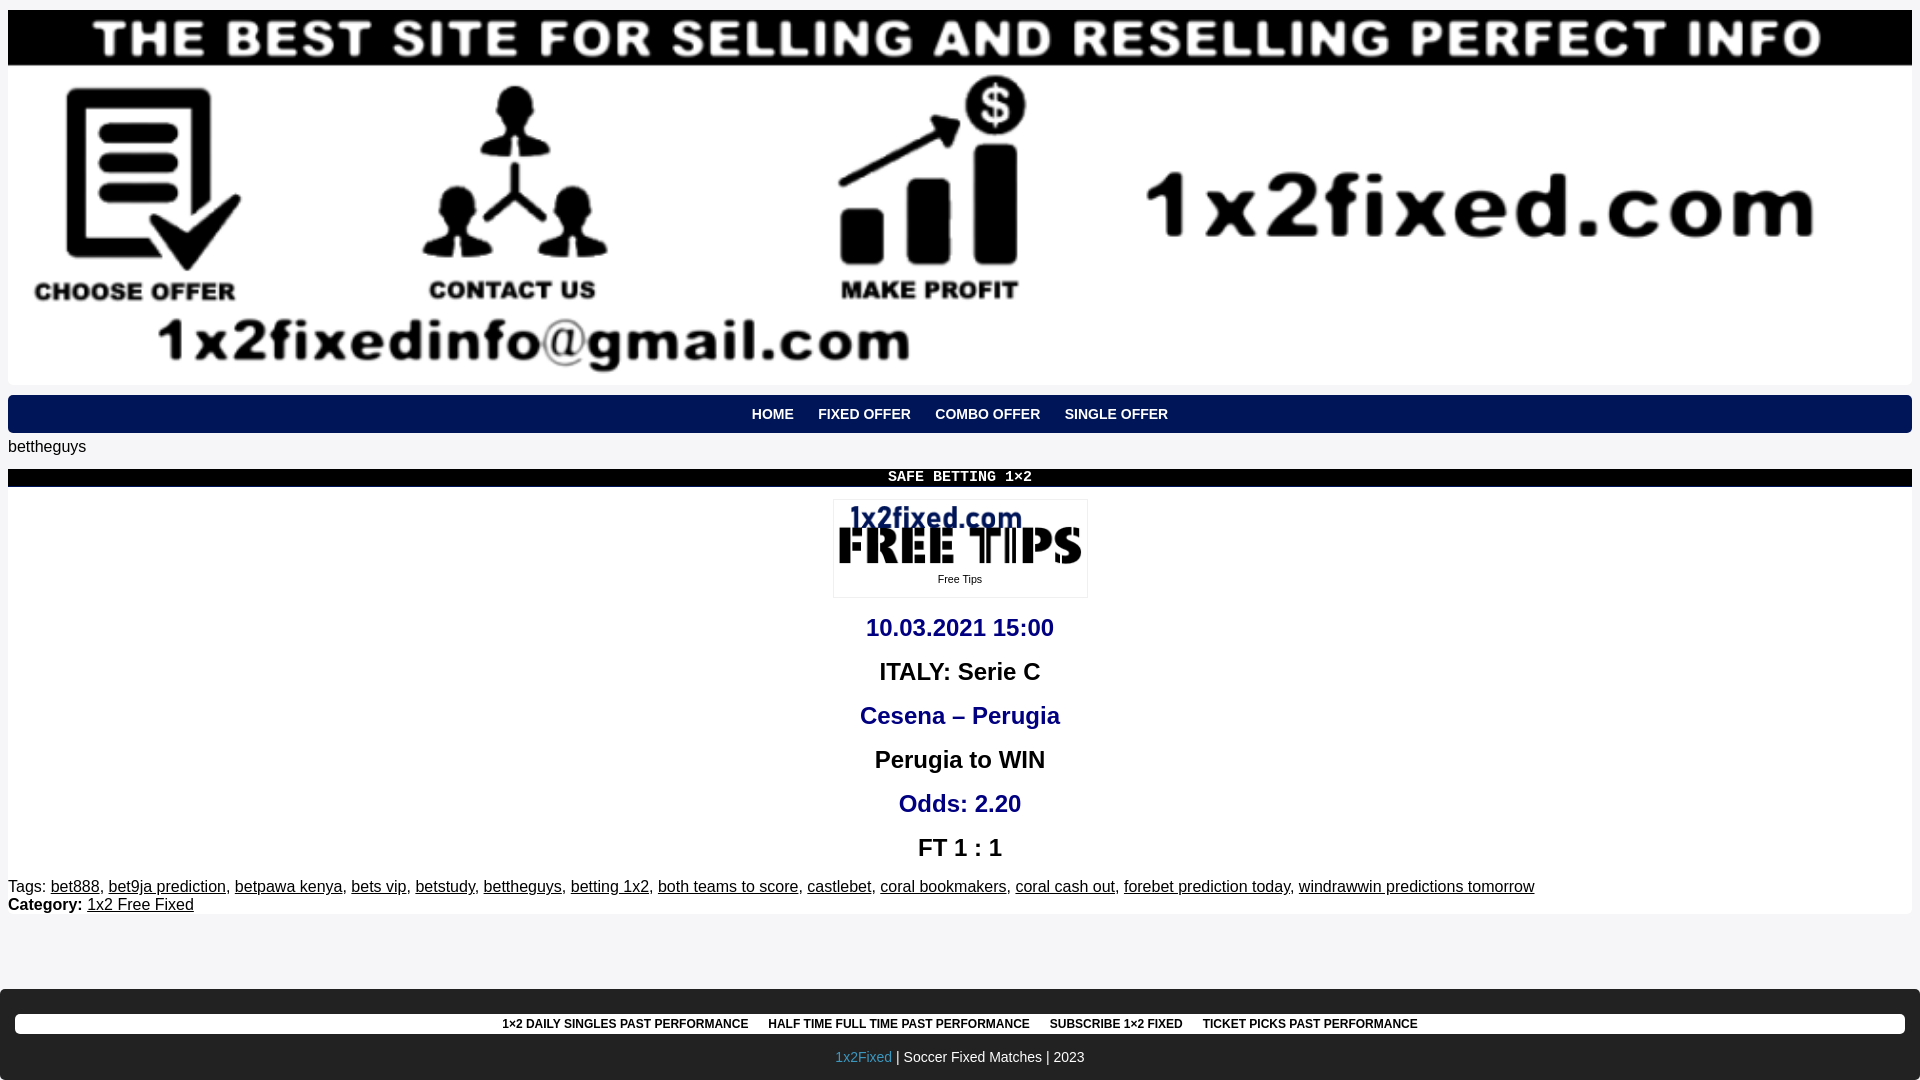 This screenshot has height=1080, width=1920. What do you see at coordinates (1205, 885) in the screenshot?
I see `'forebet prediction today'` at bounding box center [1205, 885].